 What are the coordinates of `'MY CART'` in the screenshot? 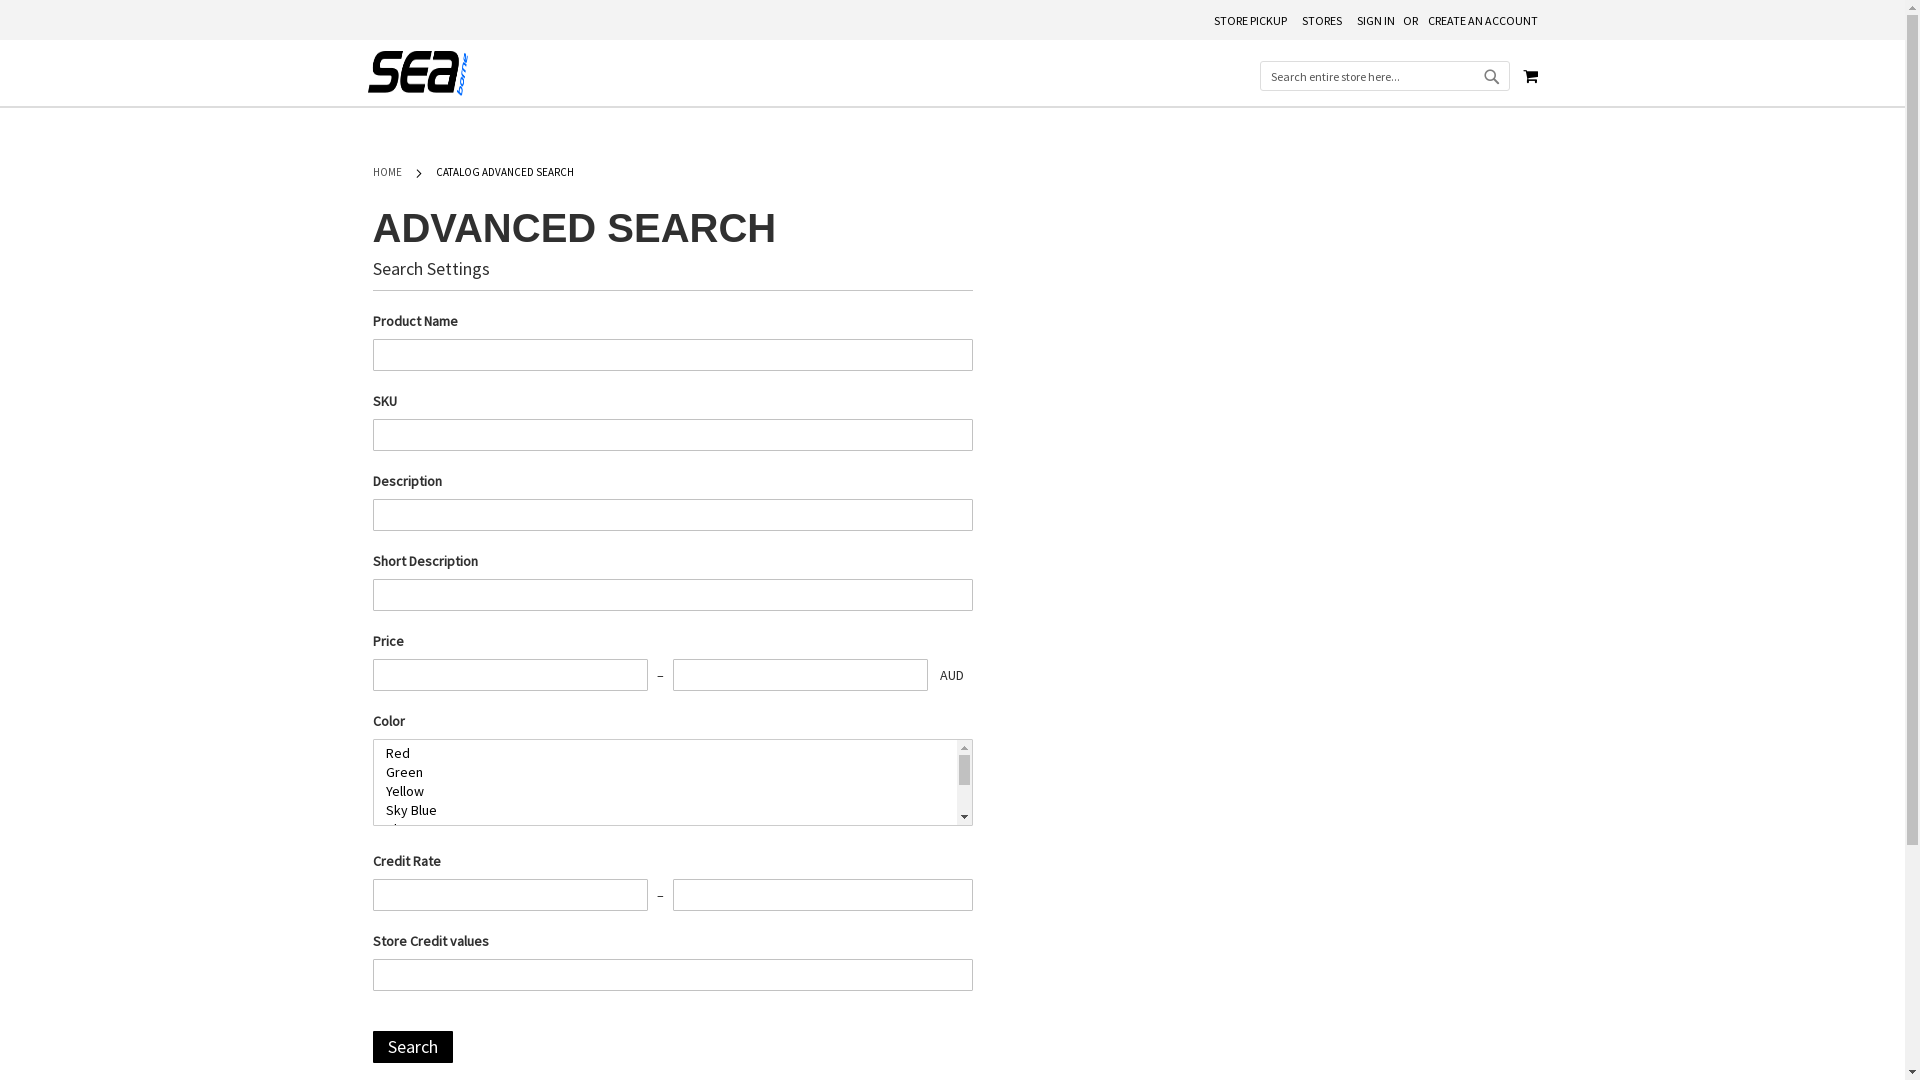 It's located at (1528, 75).